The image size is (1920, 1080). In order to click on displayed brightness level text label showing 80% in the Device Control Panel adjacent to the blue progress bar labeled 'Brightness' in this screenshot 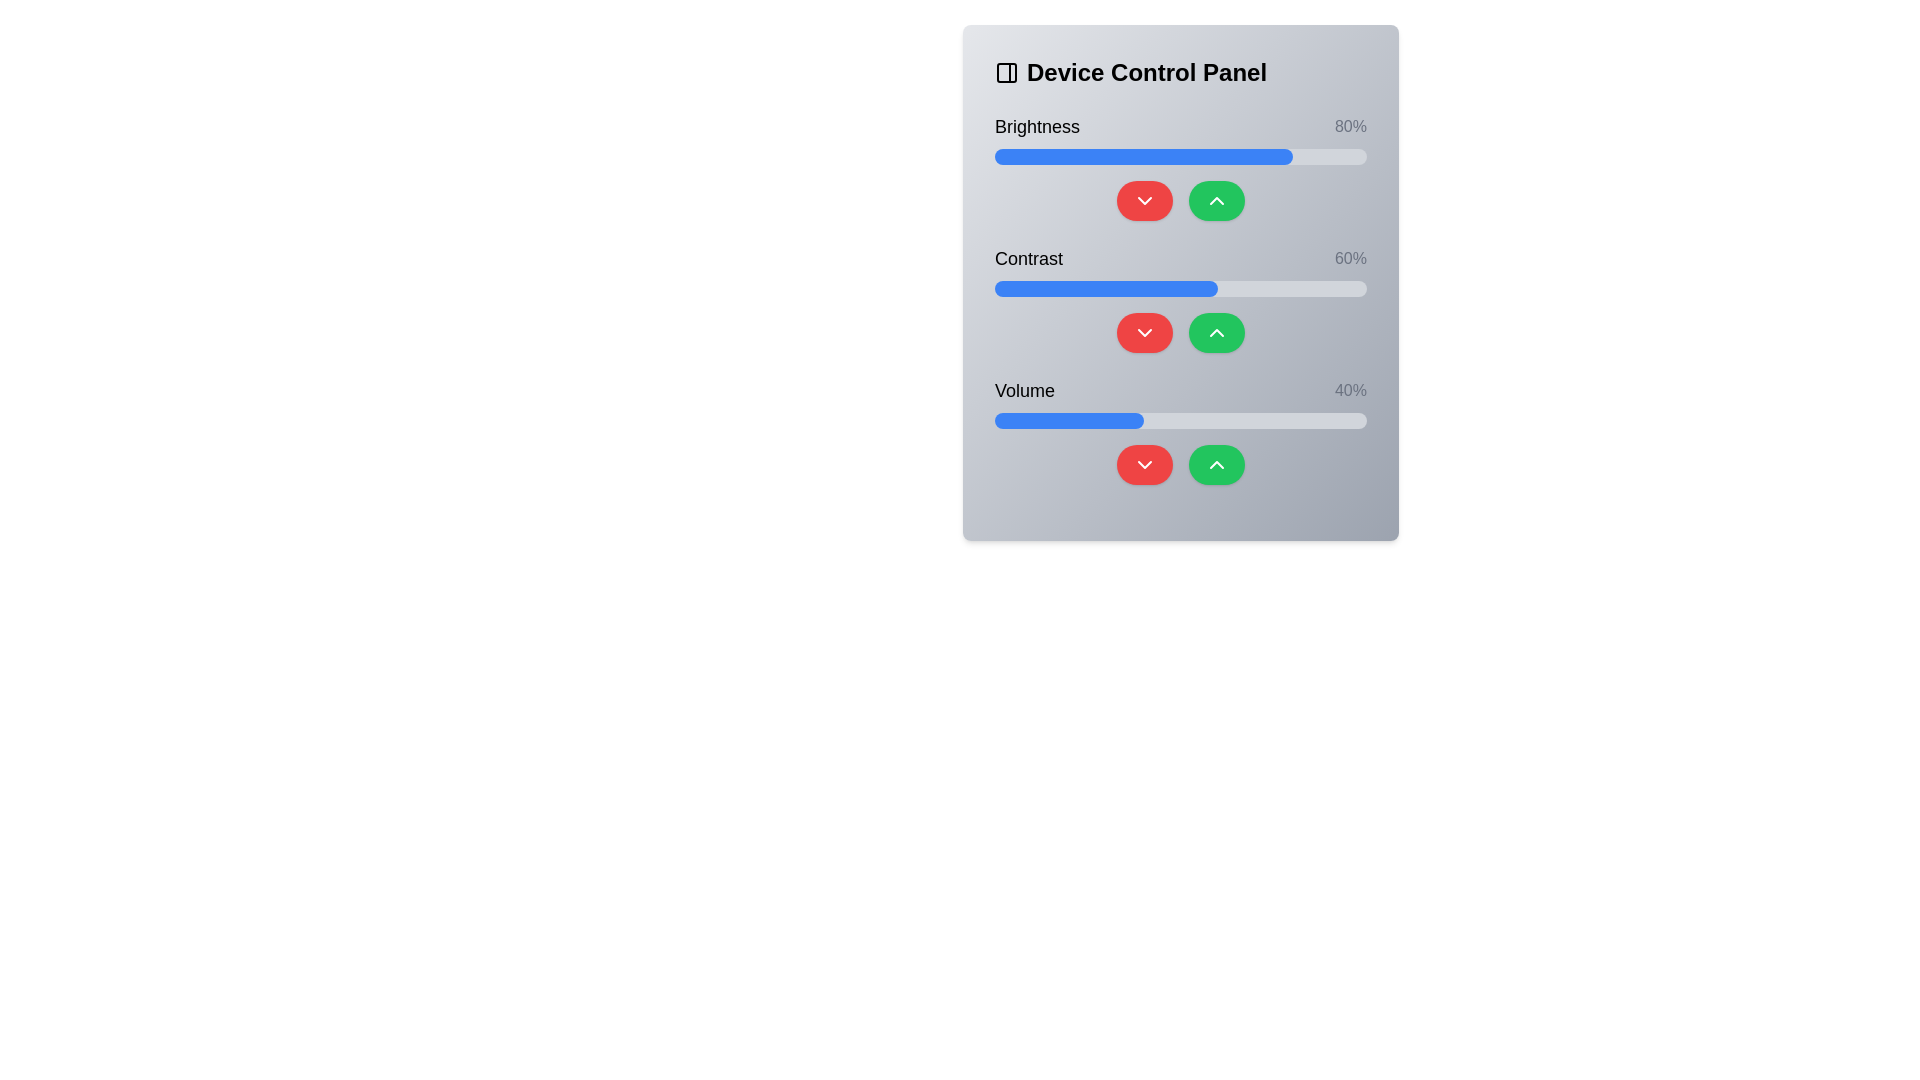, I will do `click(1350, 127)`.